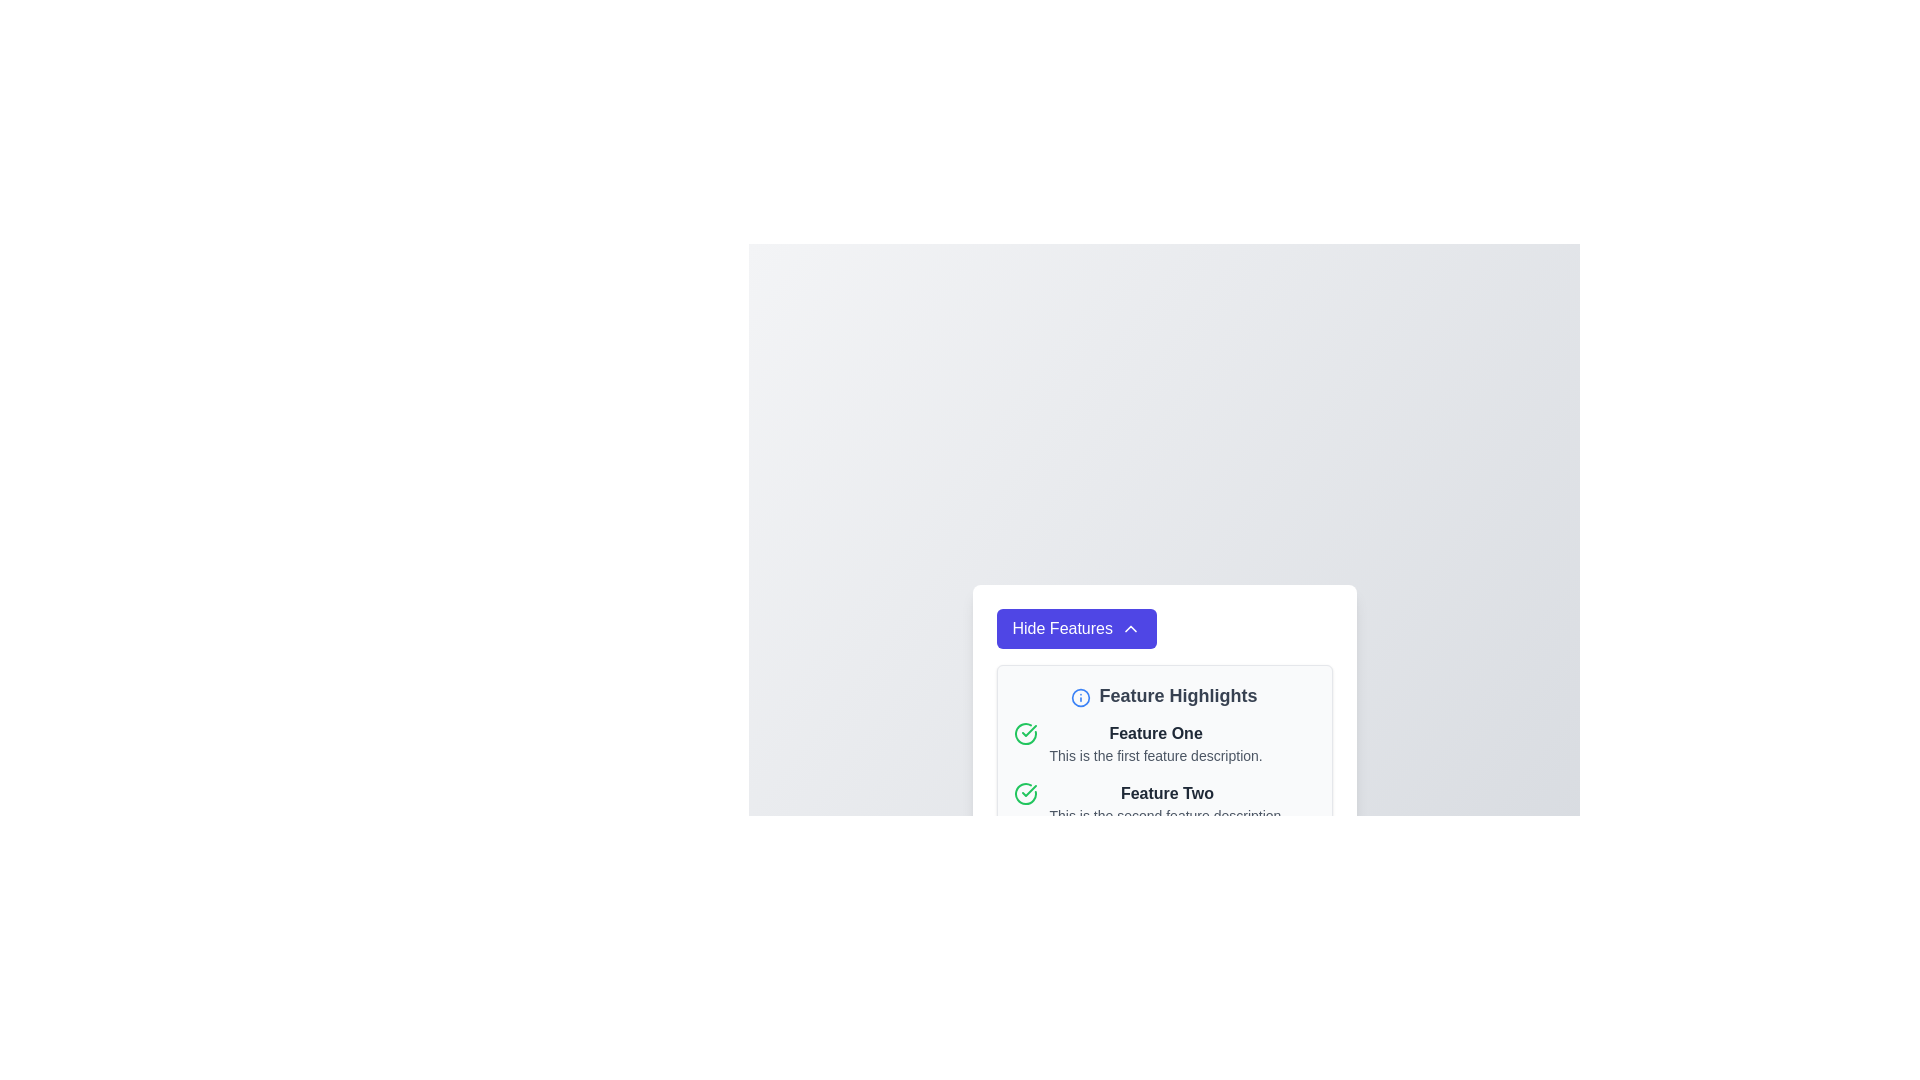 This screenshot has height=1080, width=1920. What do you see at coordinates (1080, 696) in the screenshot?
I see `the circular blue icon containing the 'i' letter, located to the left of the 'Feature Highlights' title text` at bounding box center [1080, 696].